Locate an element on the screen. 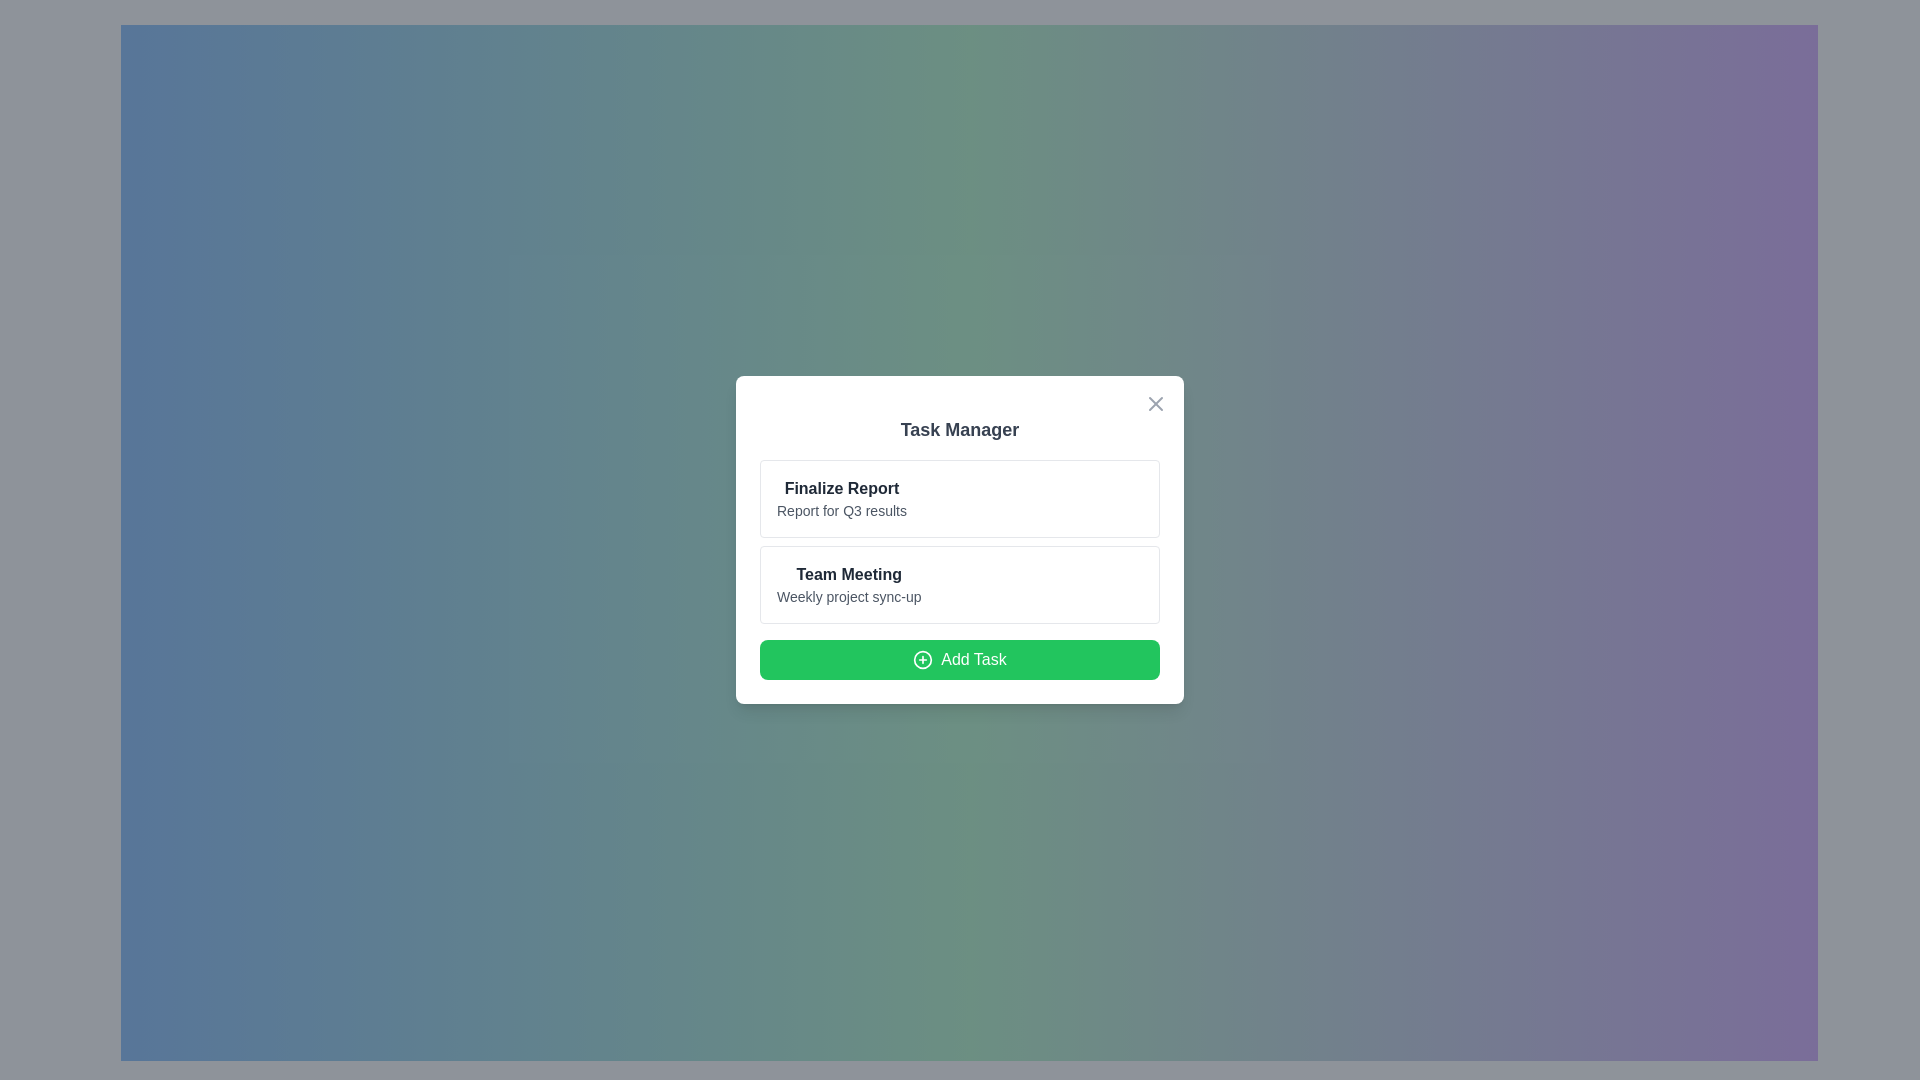 This screenshot has height=1080, width=1920. the text label providing a brief description for the 'Team Meeting' section, located directly below the 'Team Meeting' heading is located at coordinates (849, 596).